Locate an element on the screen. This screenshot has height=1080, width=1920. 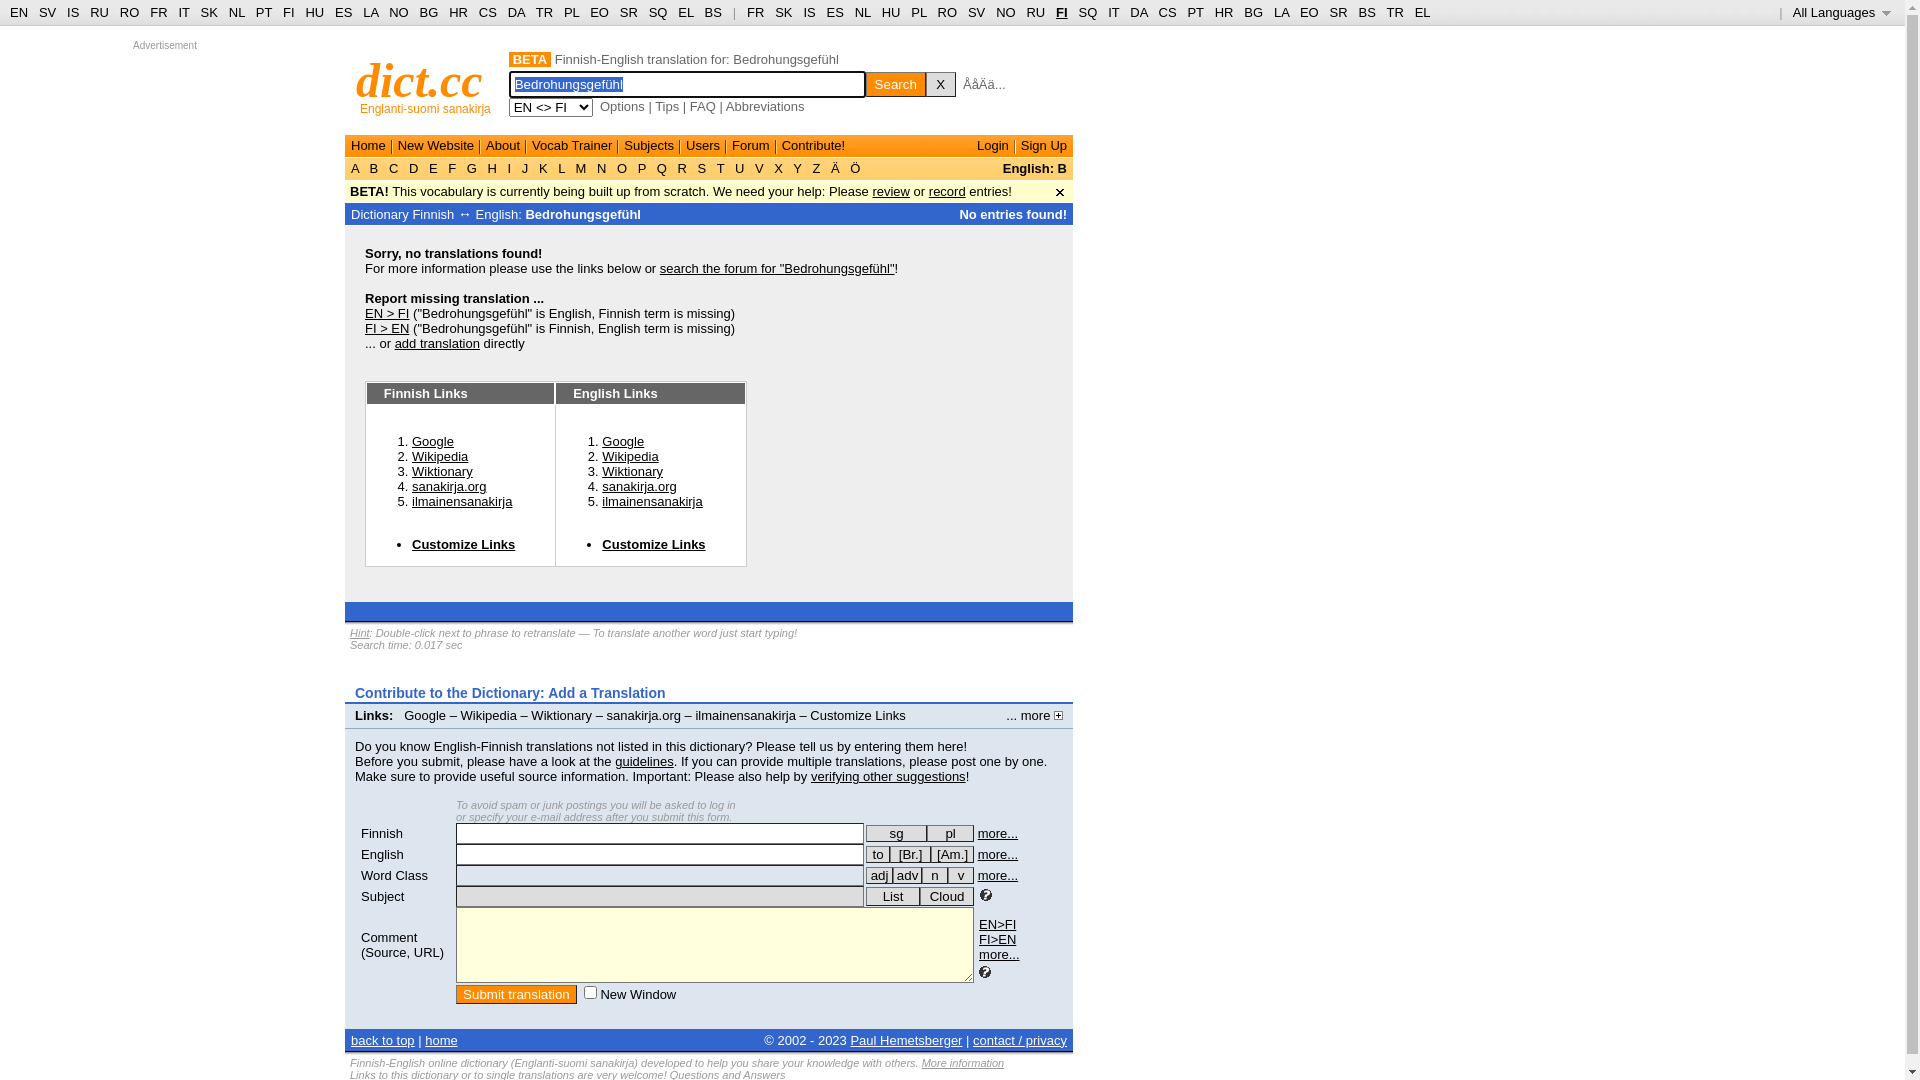
'to' is located at coordinates (865, 854).